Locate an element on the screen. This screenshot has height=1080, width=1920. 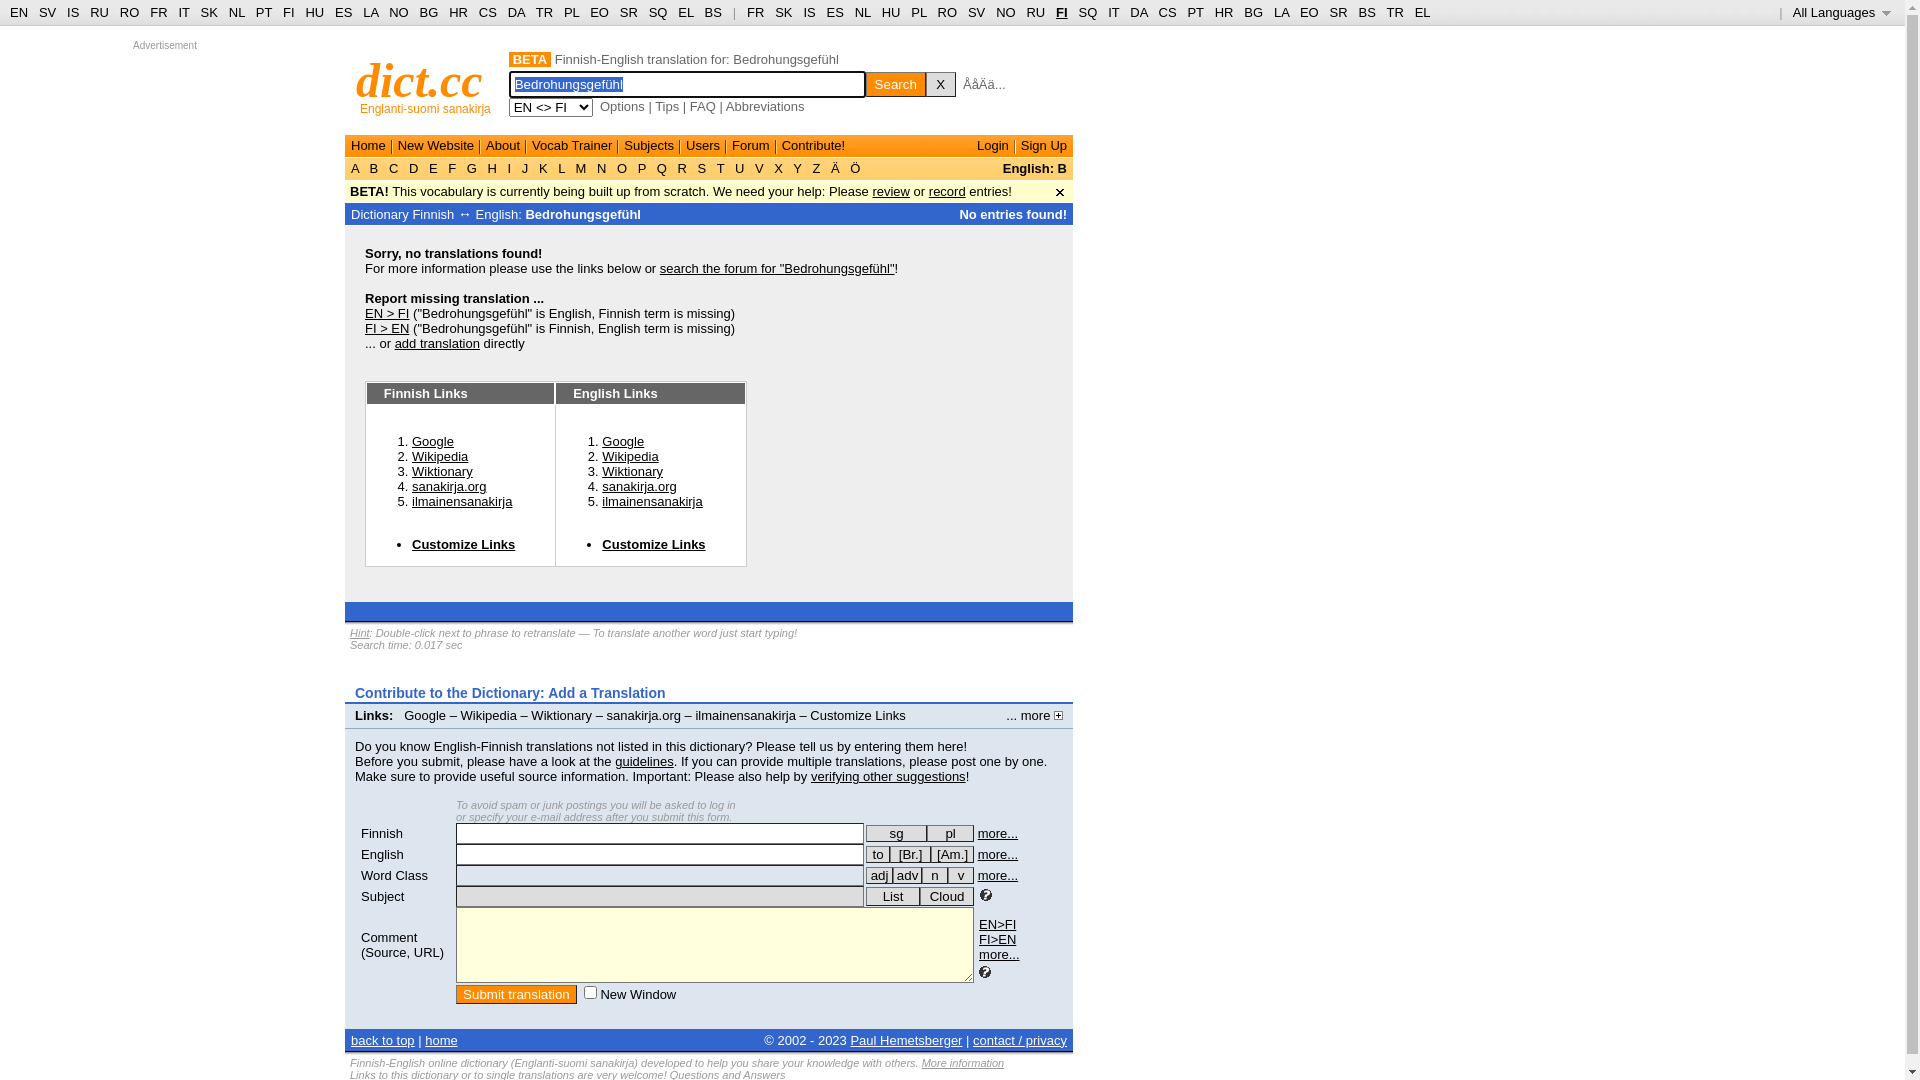
'to' is located at coordinates (865, 854).